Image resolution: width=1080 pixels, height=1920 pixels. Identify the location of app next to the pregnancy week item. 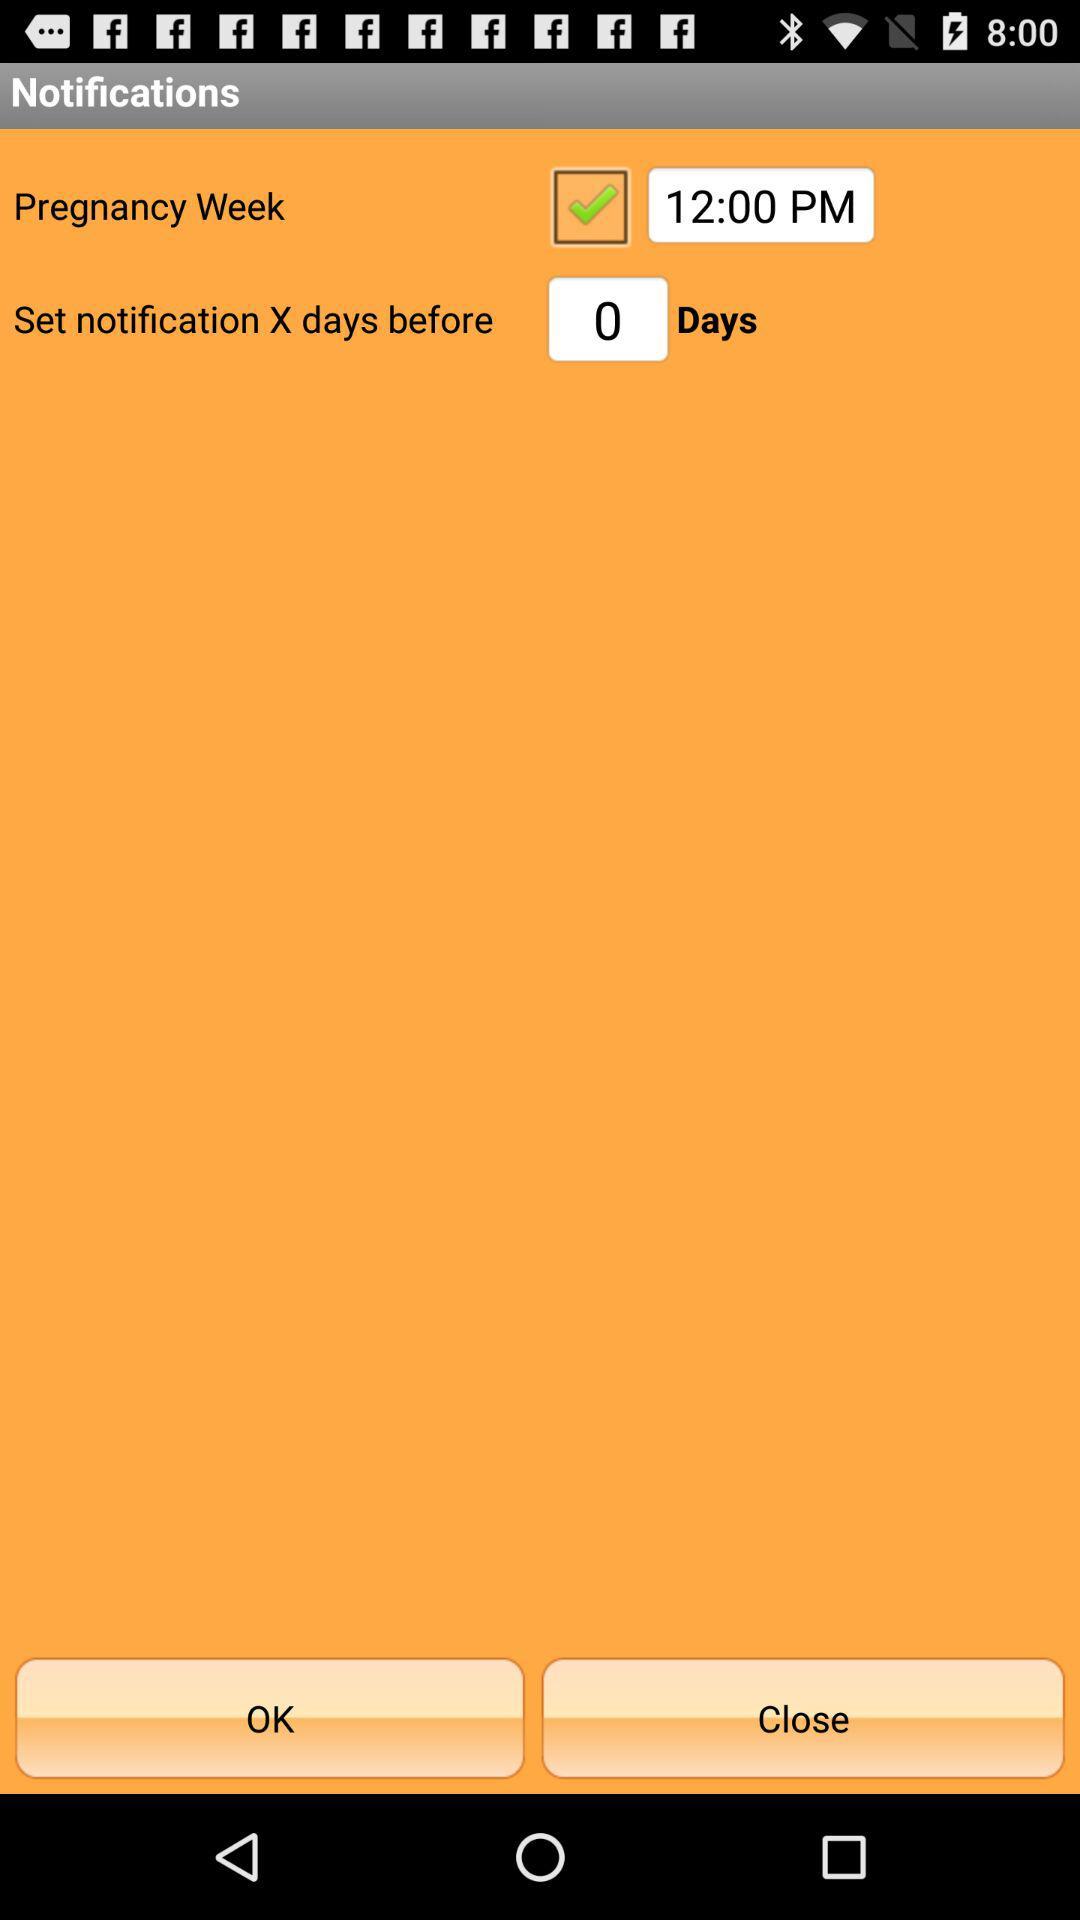
(588, 205).